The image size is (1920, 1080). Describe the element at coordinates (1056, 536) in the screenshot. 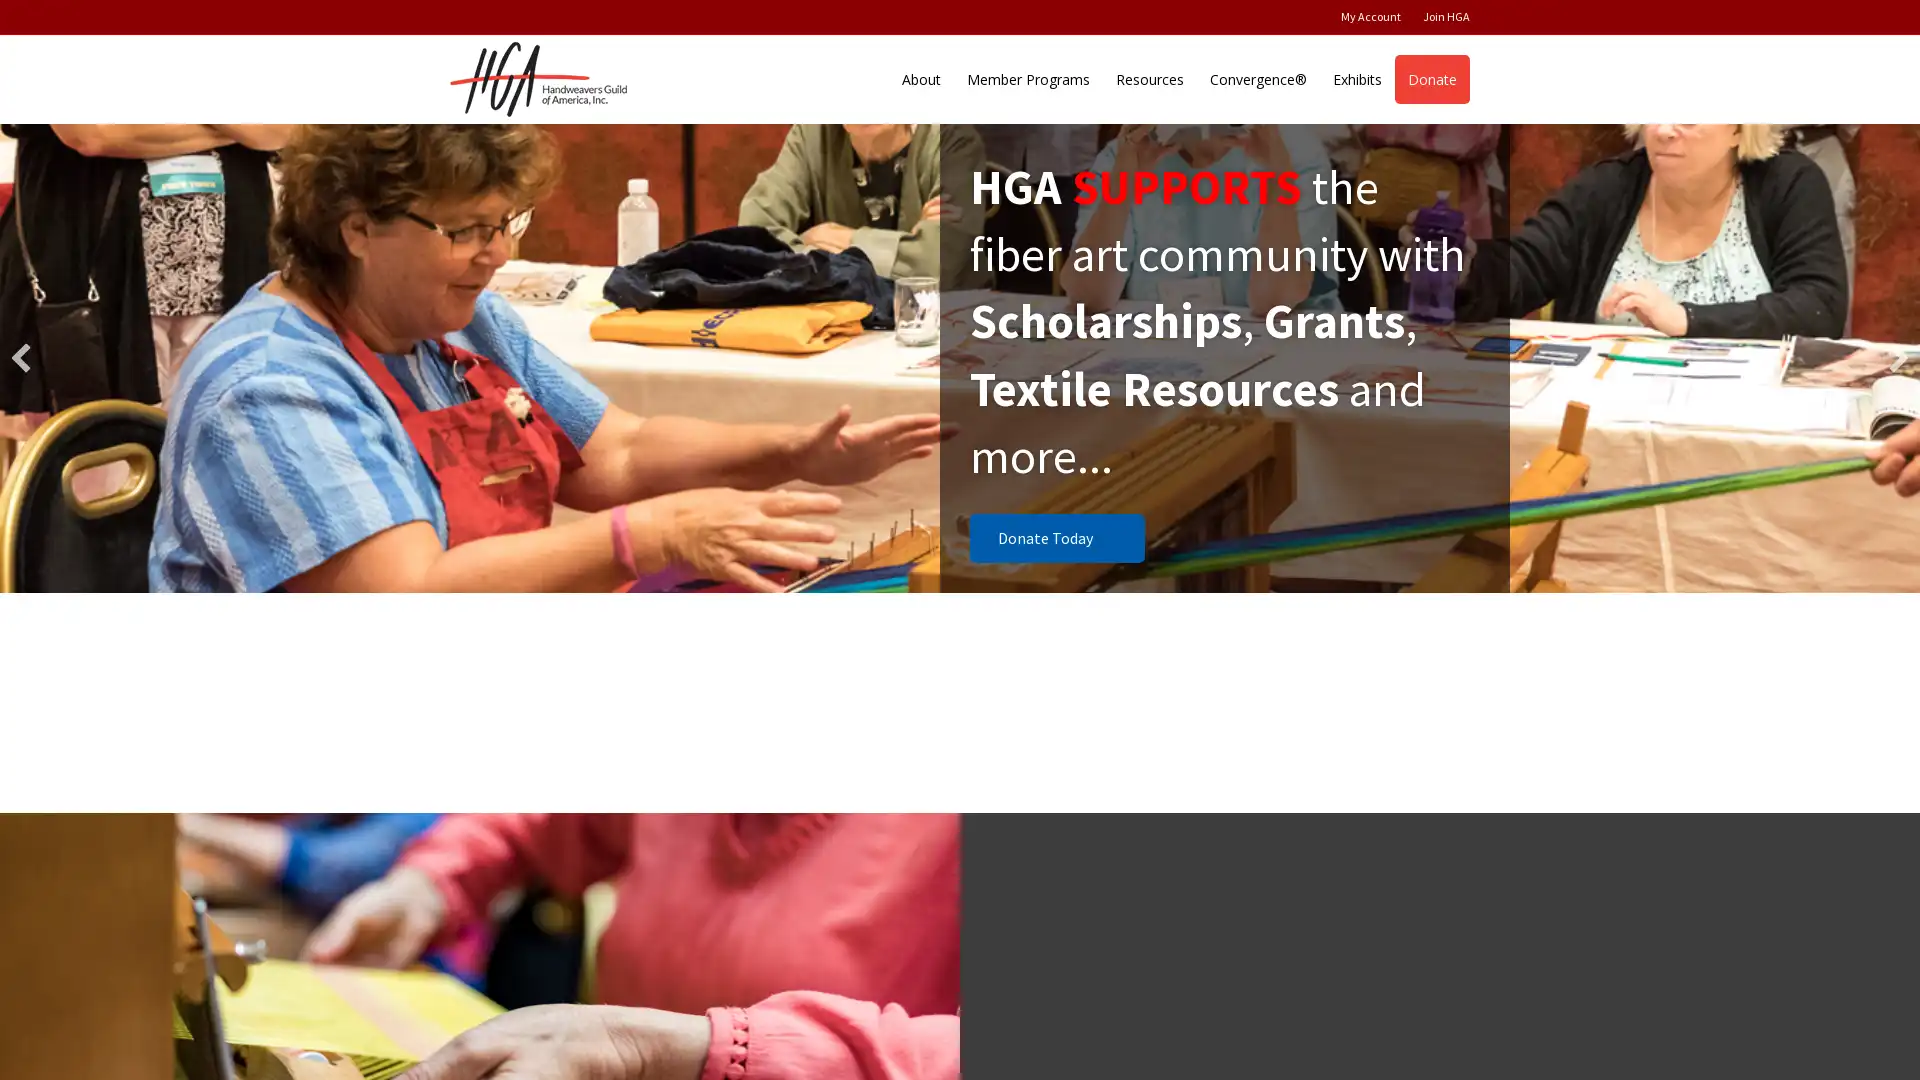

I see `Donate Today` at that location.